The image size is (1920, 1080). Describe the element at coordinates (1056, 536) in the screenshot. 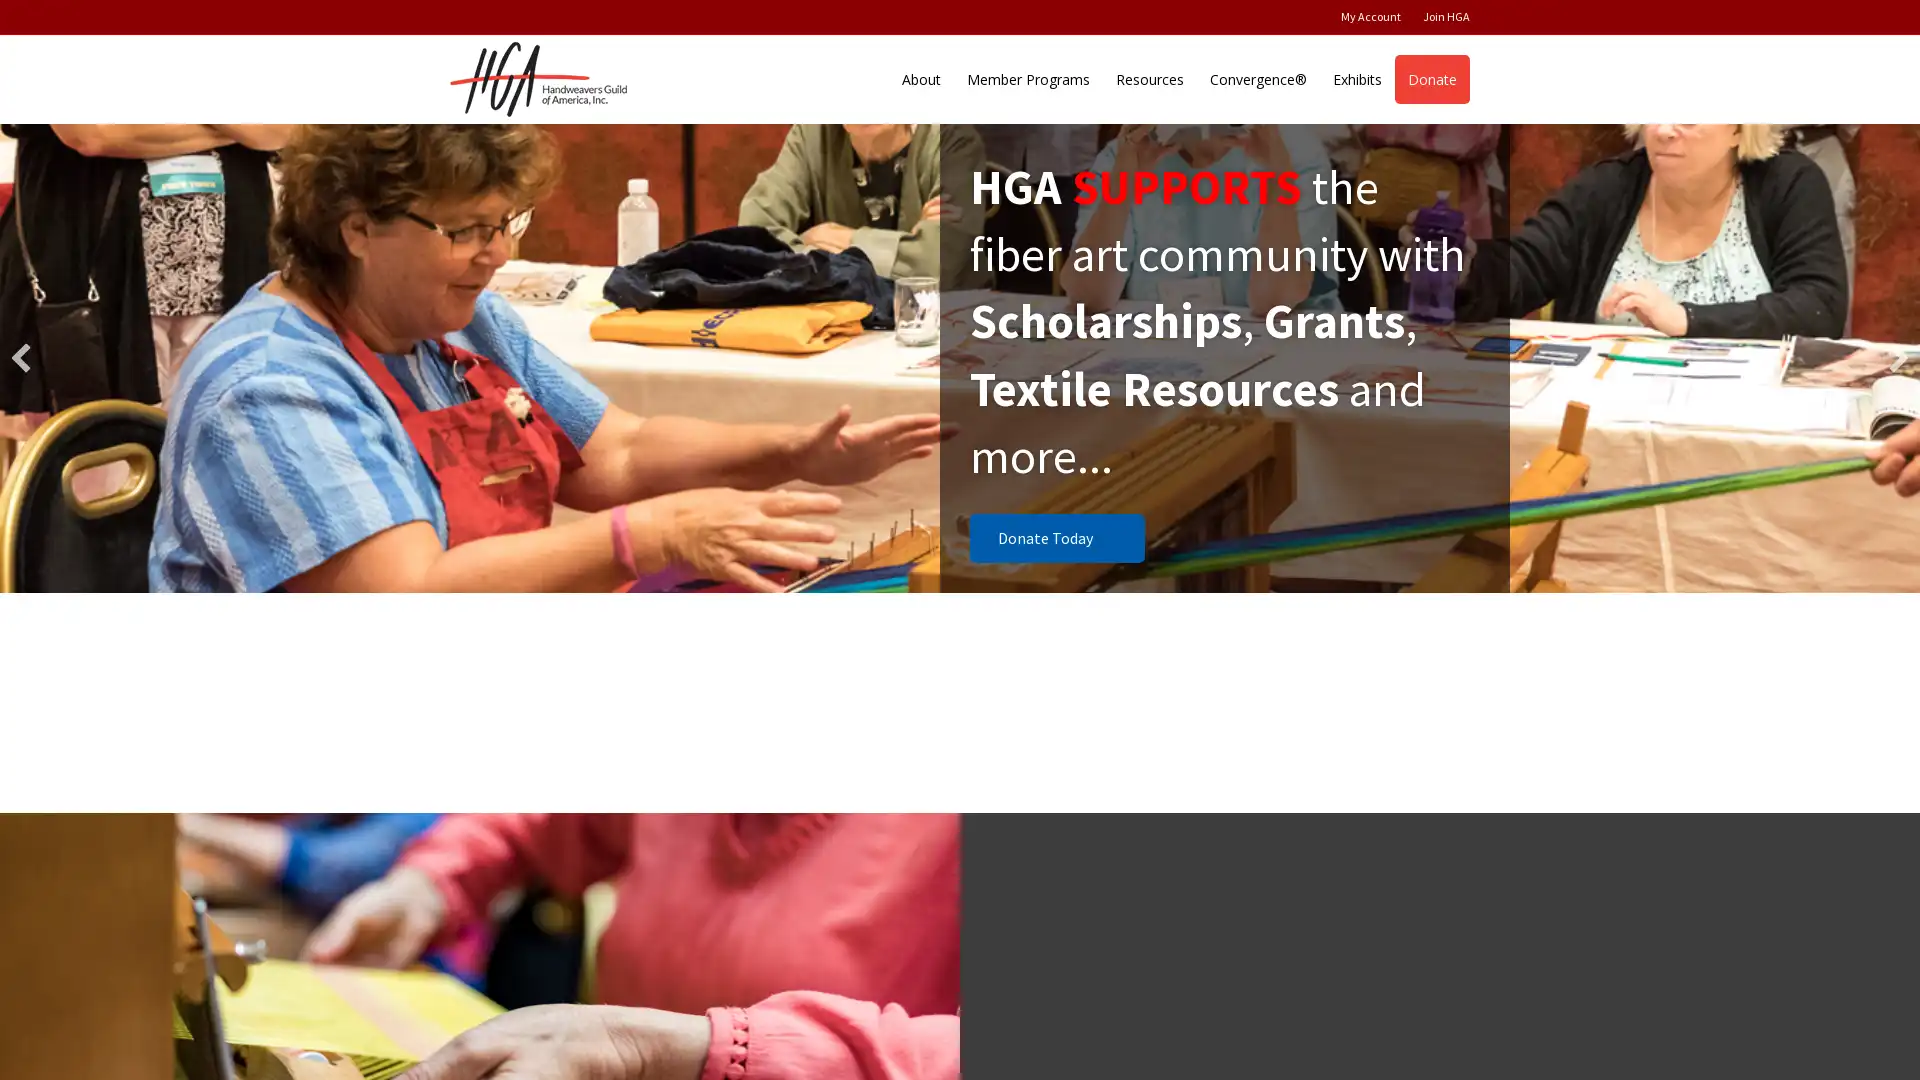

I see `Donate Today` at that location.